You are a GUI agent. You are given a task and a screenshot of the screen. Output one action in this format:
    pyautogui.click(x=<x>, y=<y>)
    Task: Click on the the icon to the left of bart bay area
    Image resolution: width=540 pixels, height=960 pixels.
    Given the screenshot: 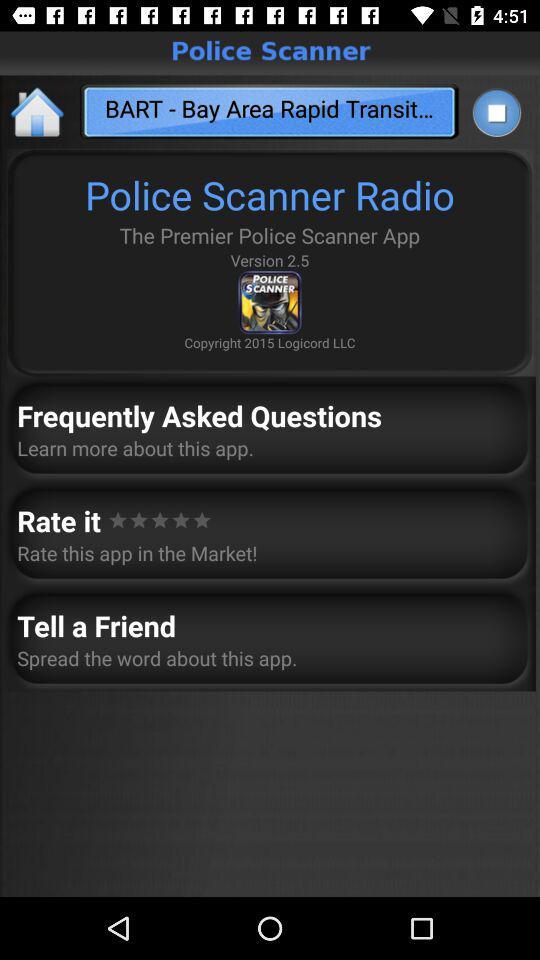 What is the action you would take?
    pyautogui.click(x=38, y=111)
    